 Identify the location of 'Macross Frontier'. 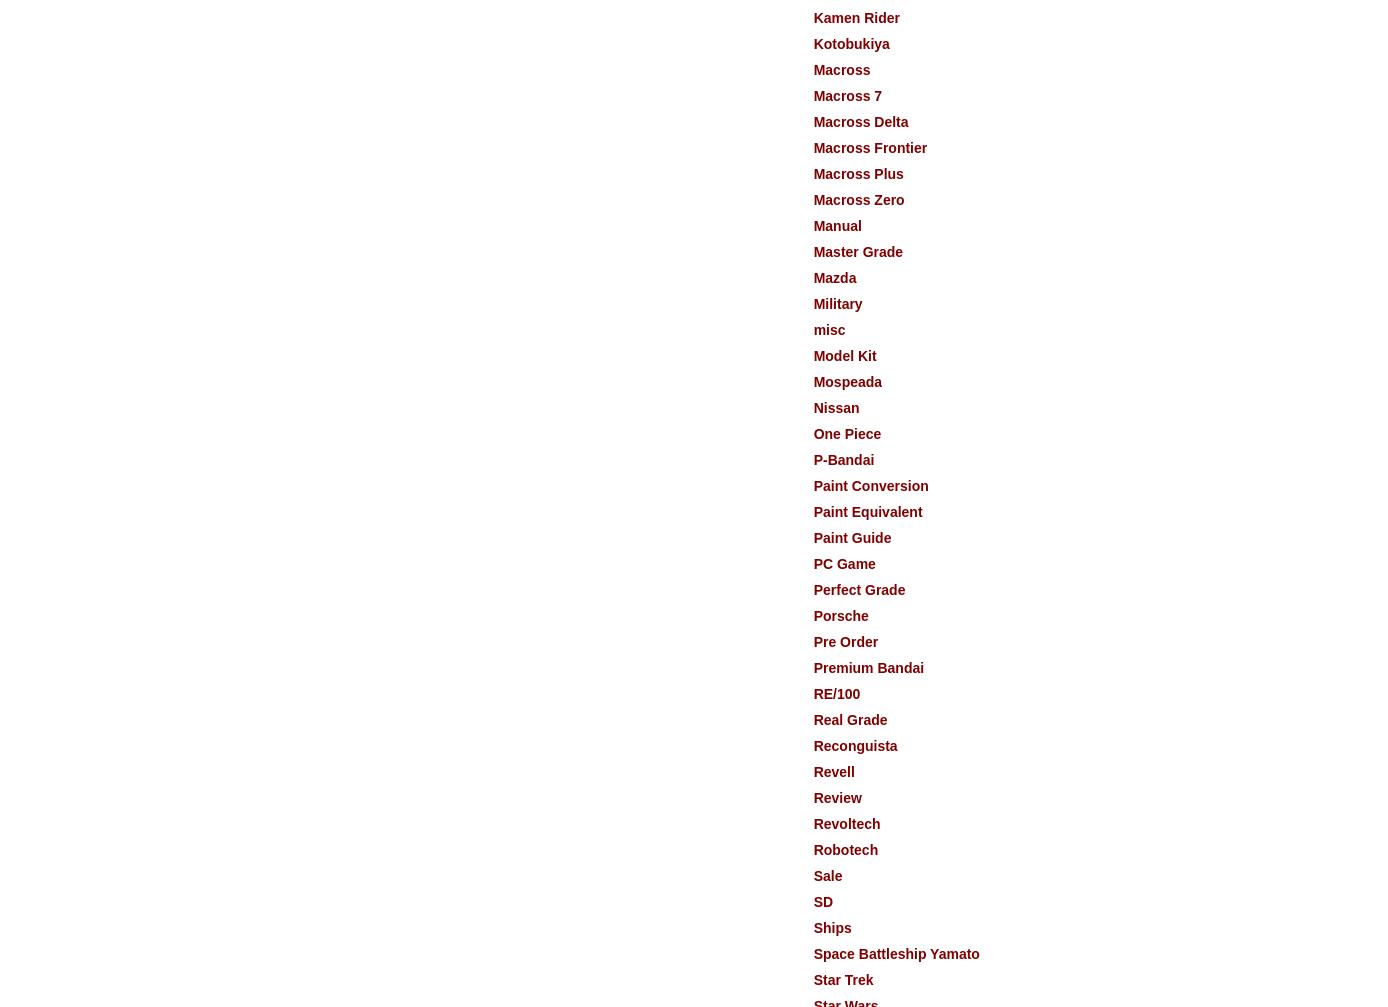
(812, 148).